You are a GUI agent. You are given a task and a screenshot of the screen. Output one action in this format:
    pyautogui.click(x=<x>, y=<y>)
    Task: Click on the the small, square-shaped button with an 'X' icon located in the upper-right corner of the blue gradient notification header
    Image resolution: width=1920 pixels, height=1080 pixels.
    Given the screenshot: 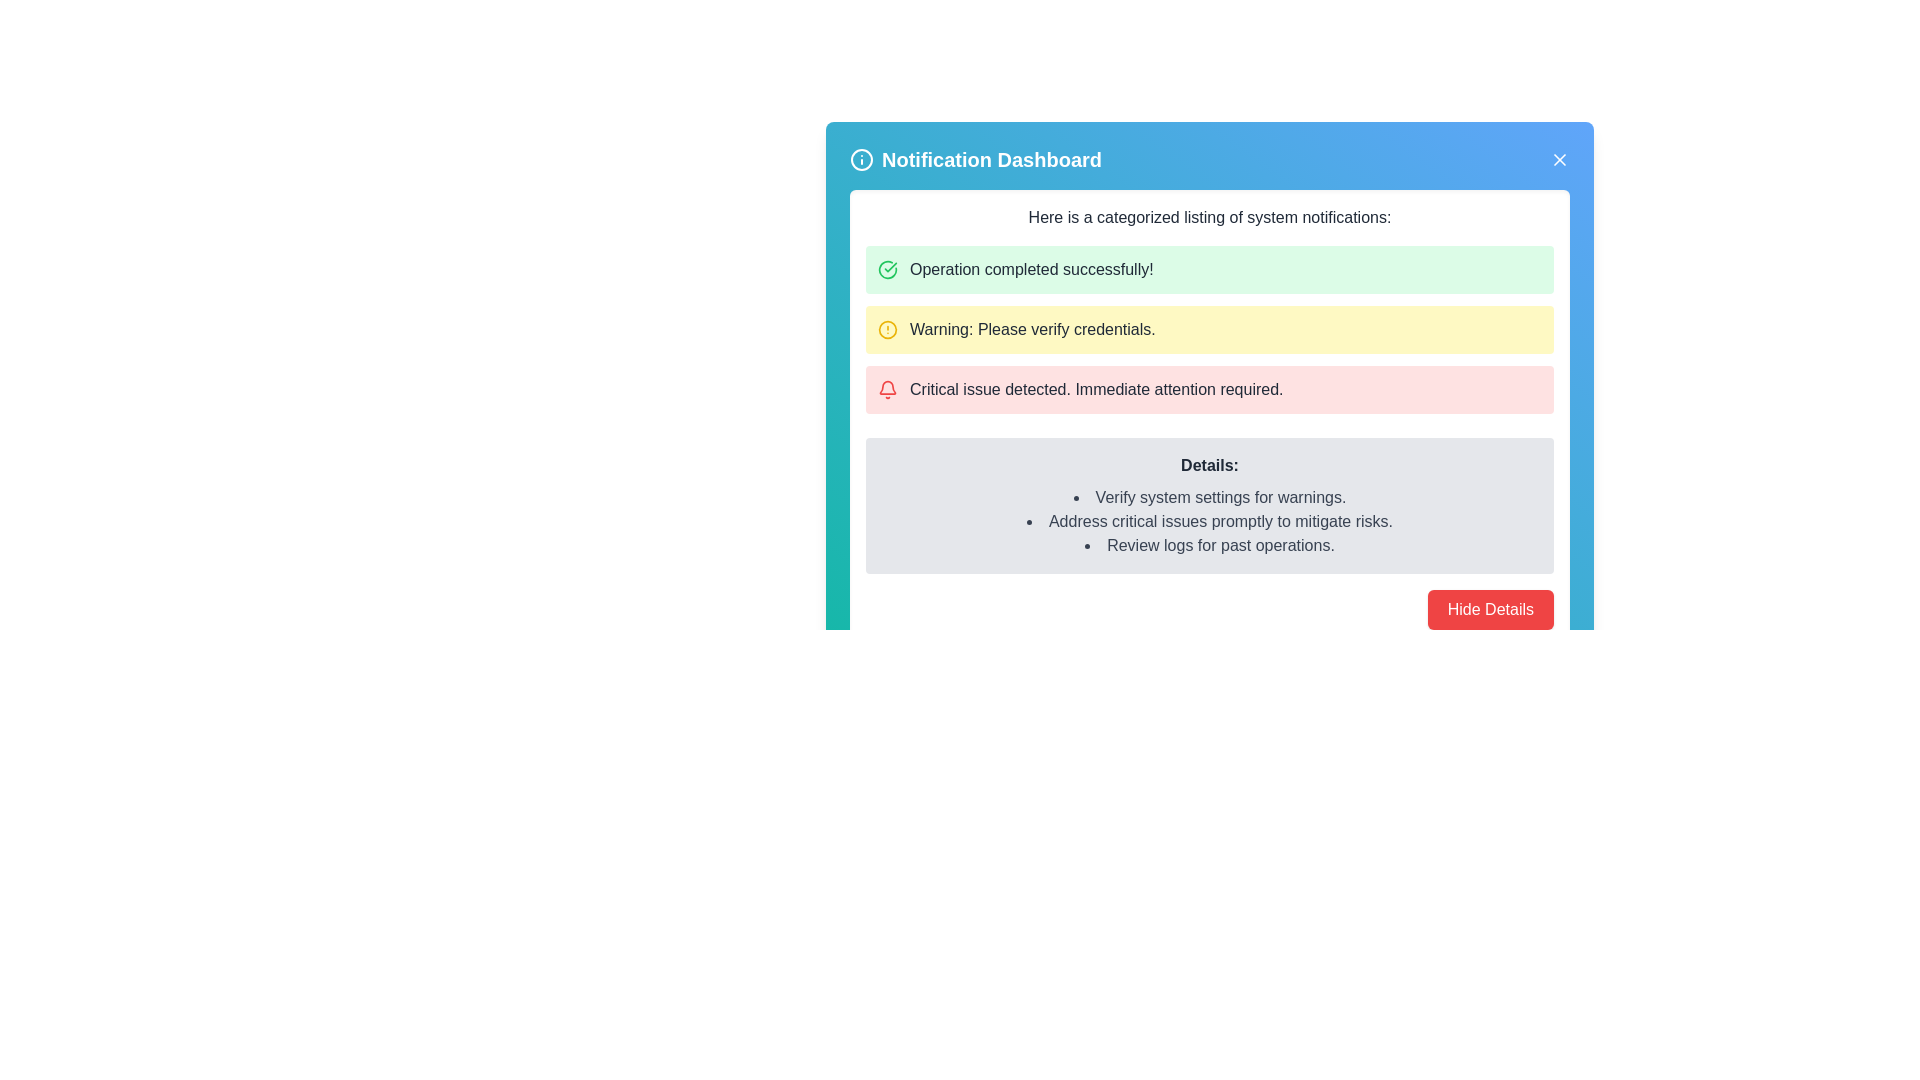 What is the action you would take?
    pyautogui.click(x=1559, y=158)
    